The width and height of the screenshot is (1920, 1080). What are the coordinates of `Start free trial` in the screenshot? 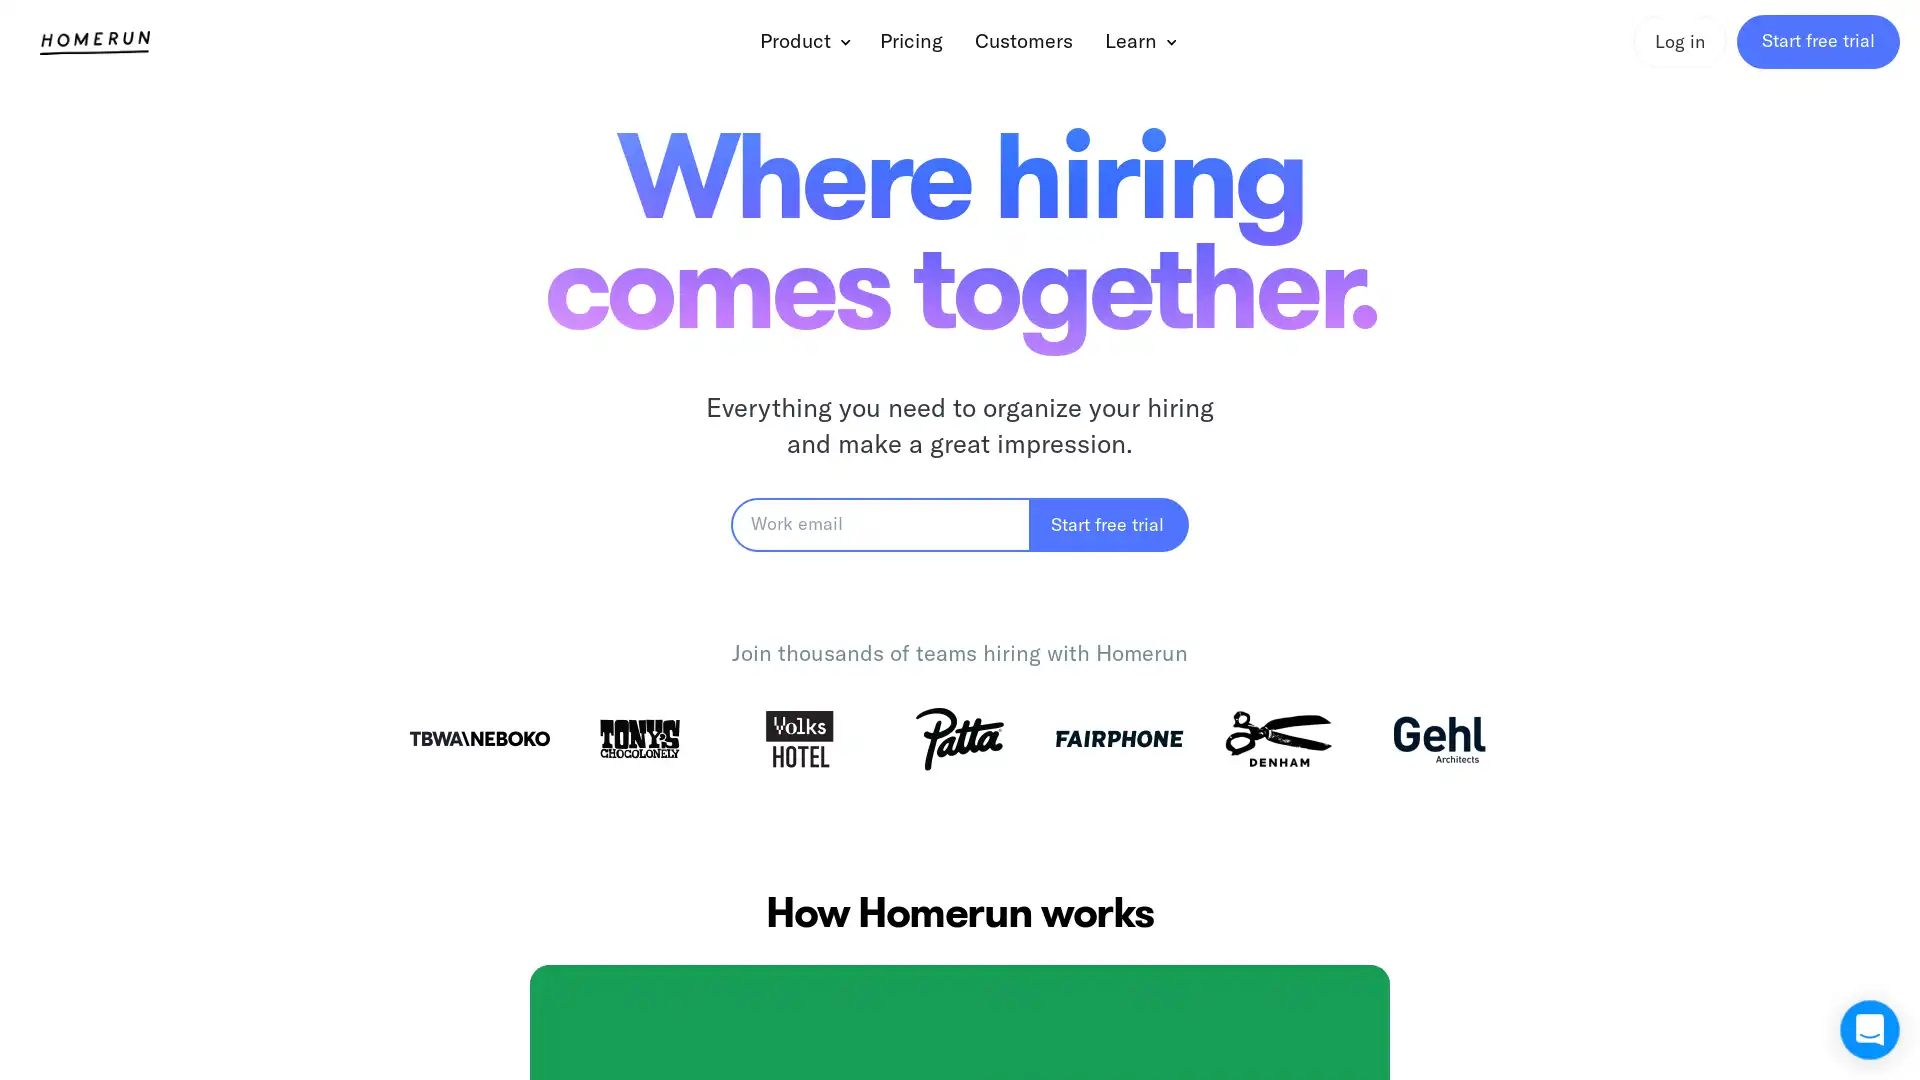 It's located at (1108, 523).